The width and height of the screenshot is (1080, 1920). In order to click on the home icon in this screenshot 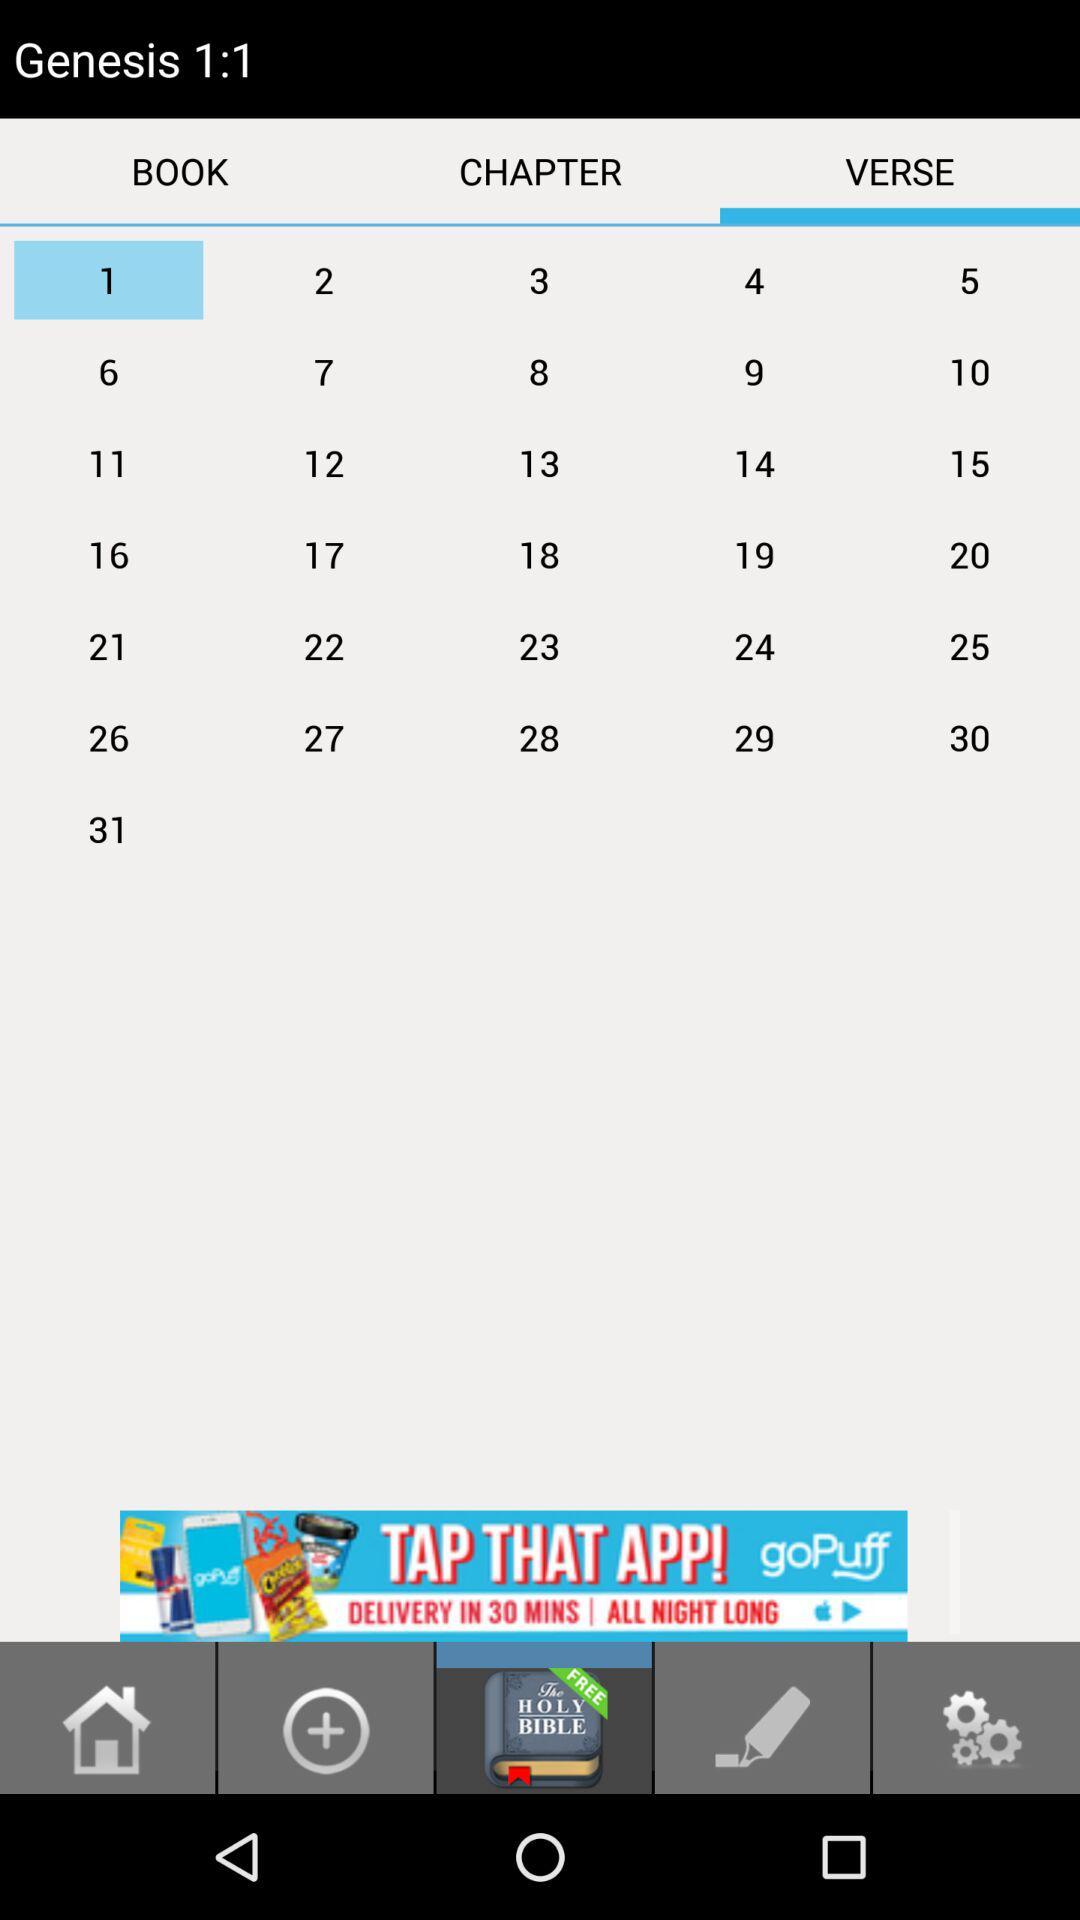, I will do `click(107, 1851)`.